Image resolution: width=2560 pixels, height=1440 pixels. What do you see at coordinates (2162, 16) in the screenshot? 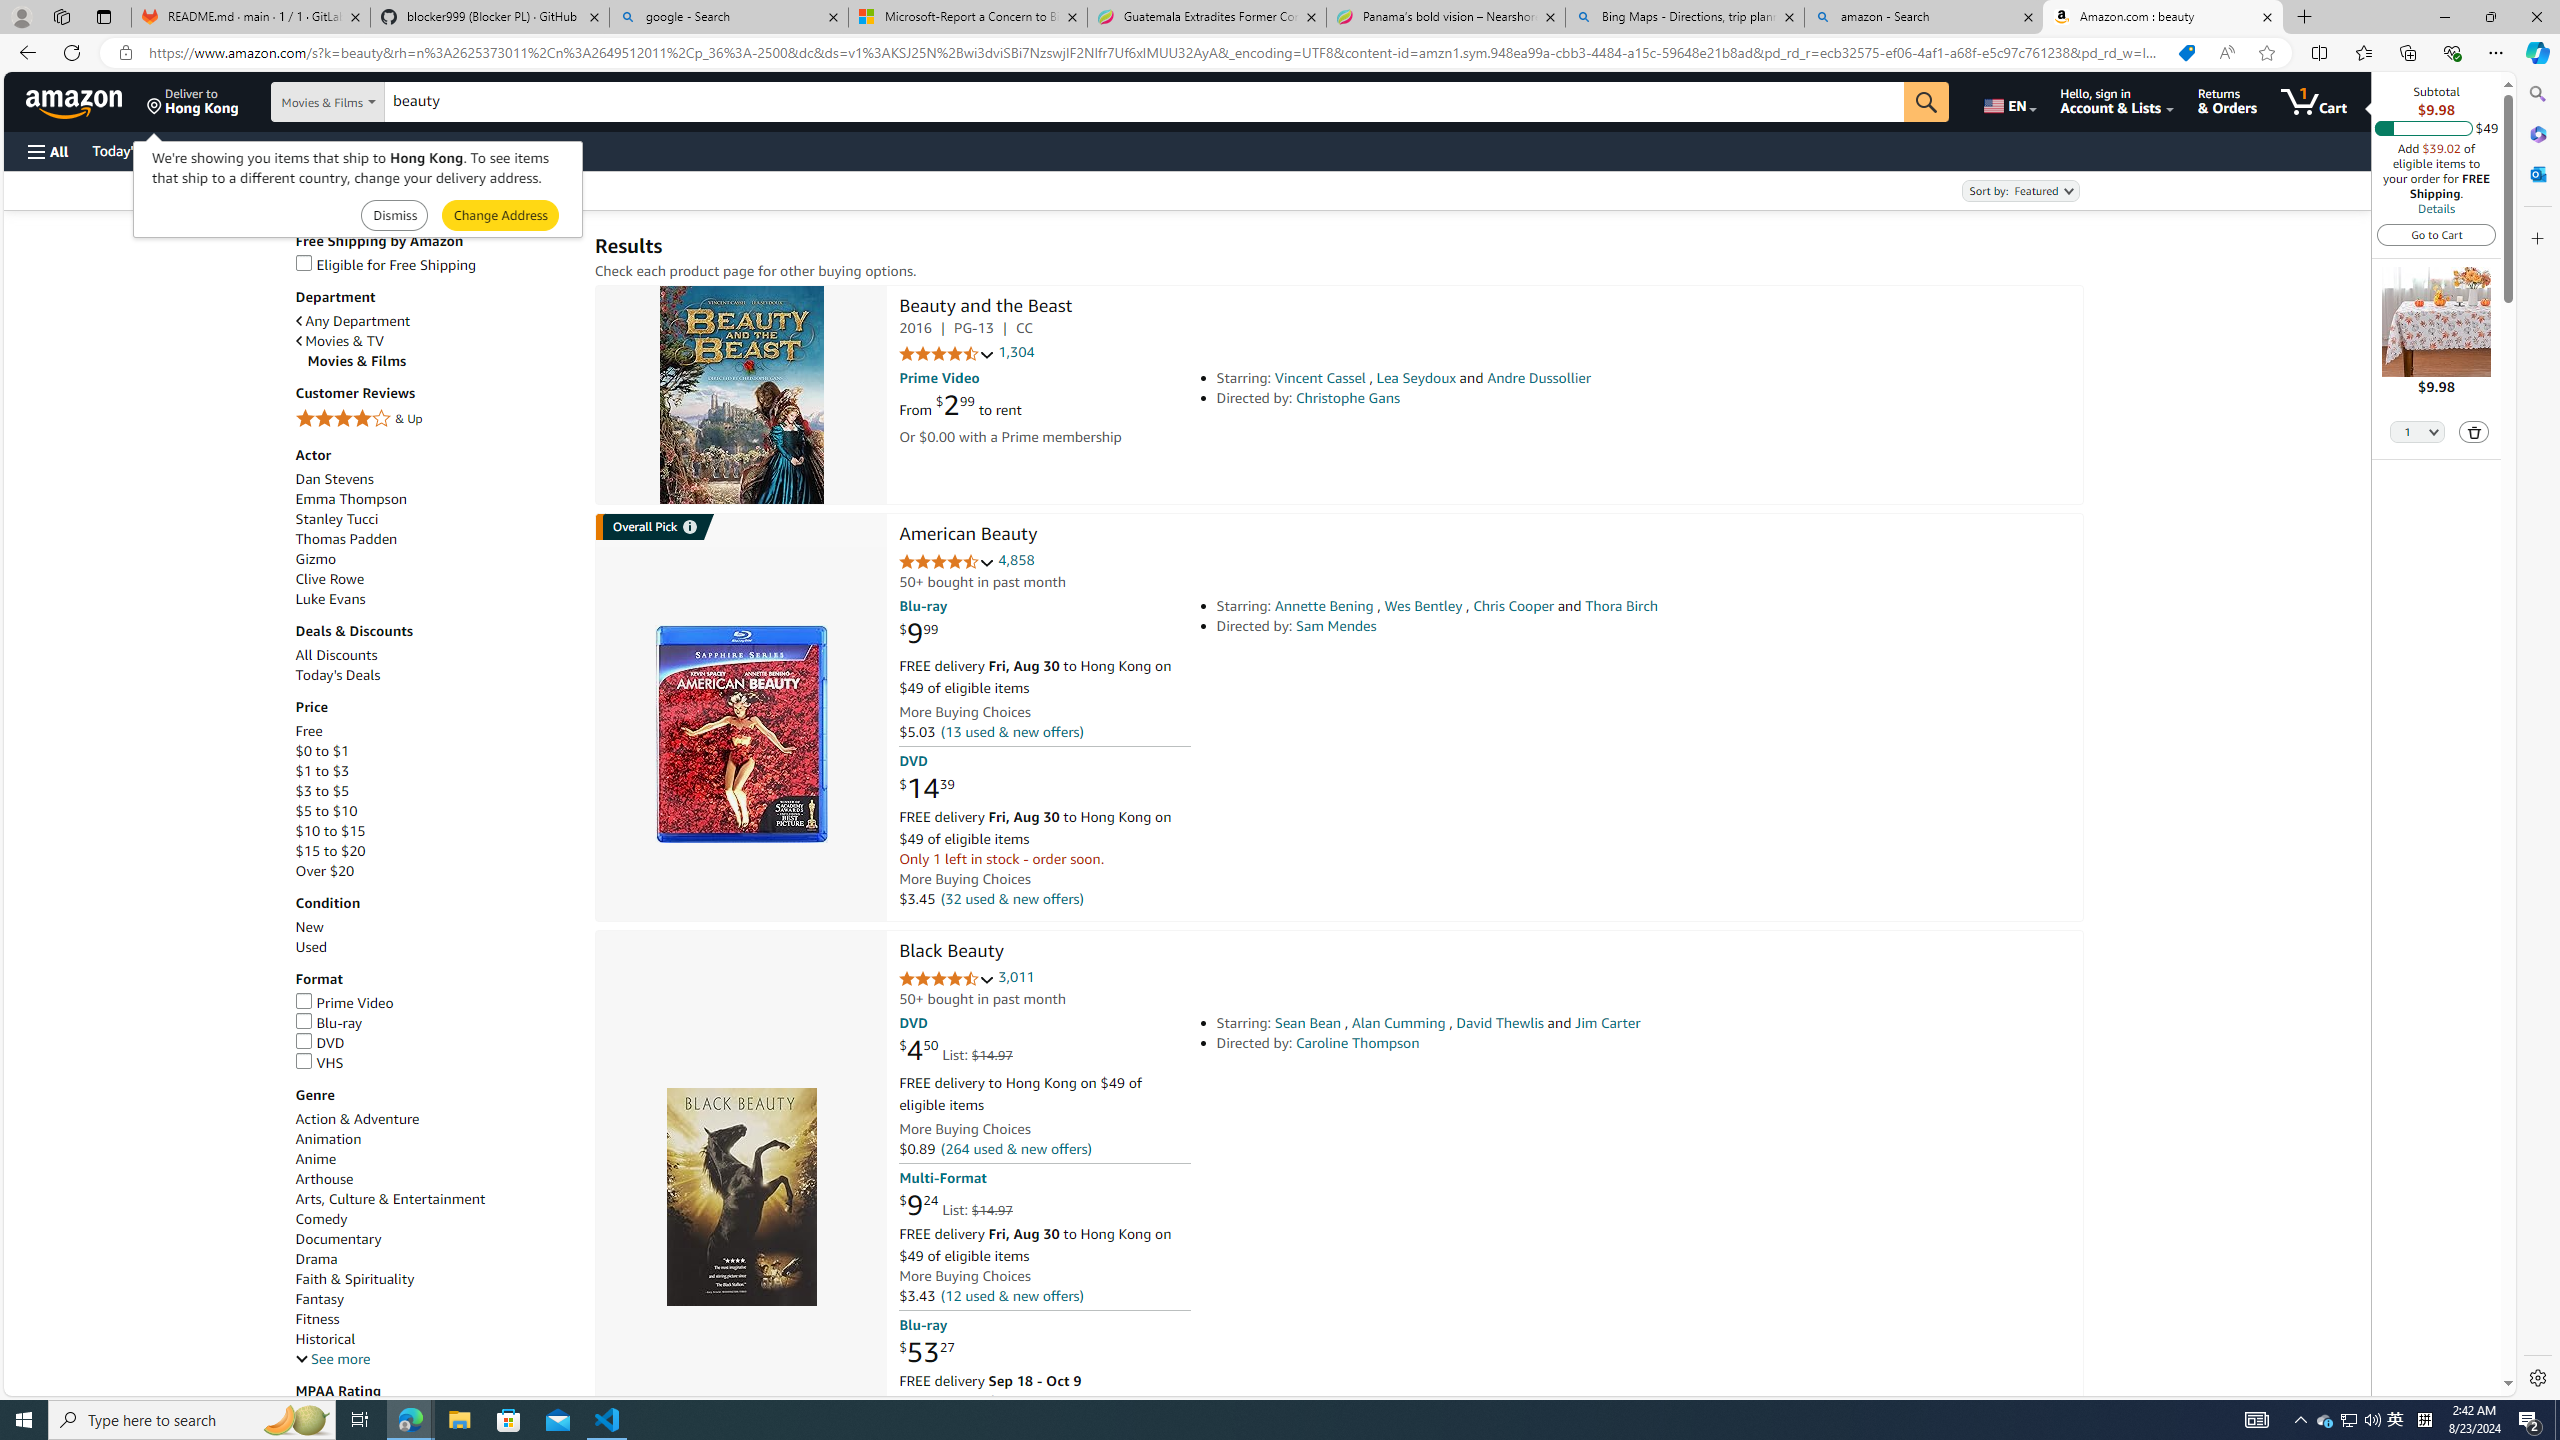
I see `'Amazon.com : beauty'` at bounding box center [2162, 16].